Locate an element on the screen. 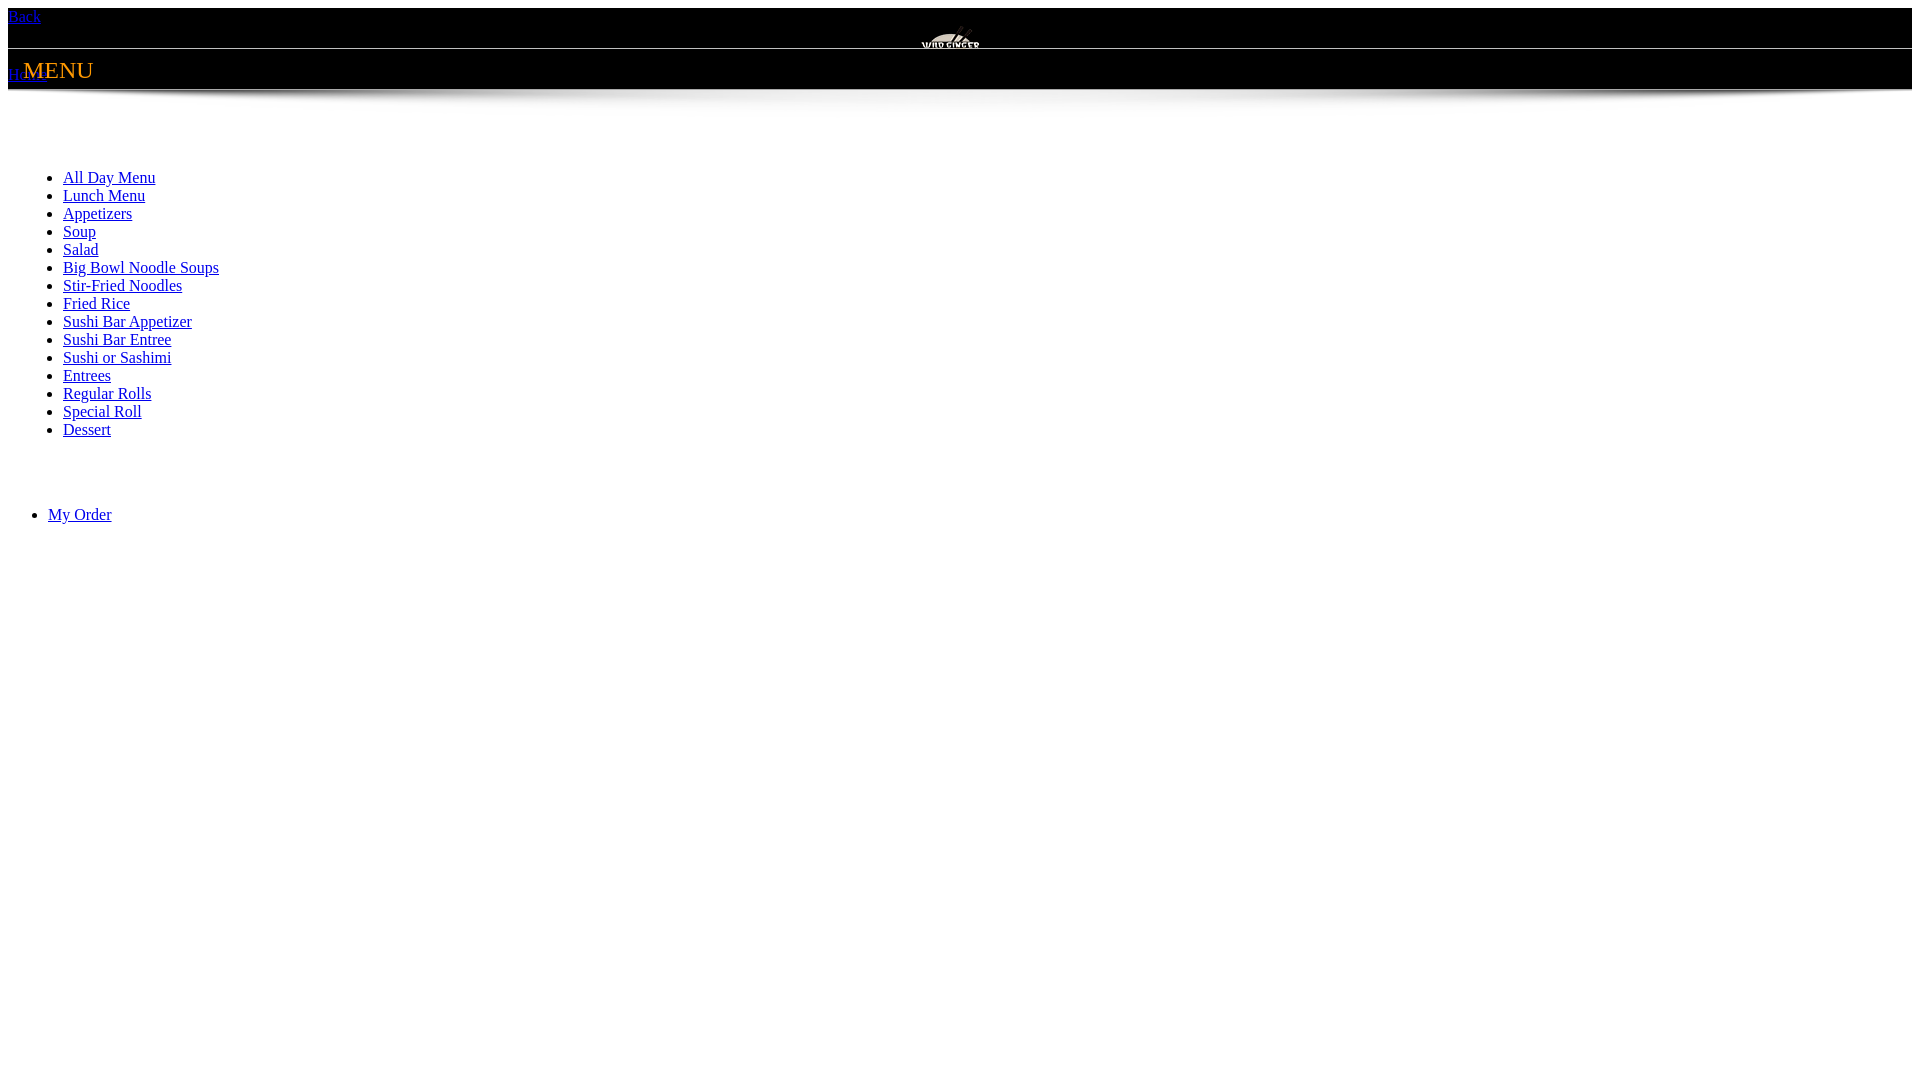 Image resolution: width=1920 pixels, height=1080 pixels. 'Regular Rolls' is located at coordinates (62, 393).